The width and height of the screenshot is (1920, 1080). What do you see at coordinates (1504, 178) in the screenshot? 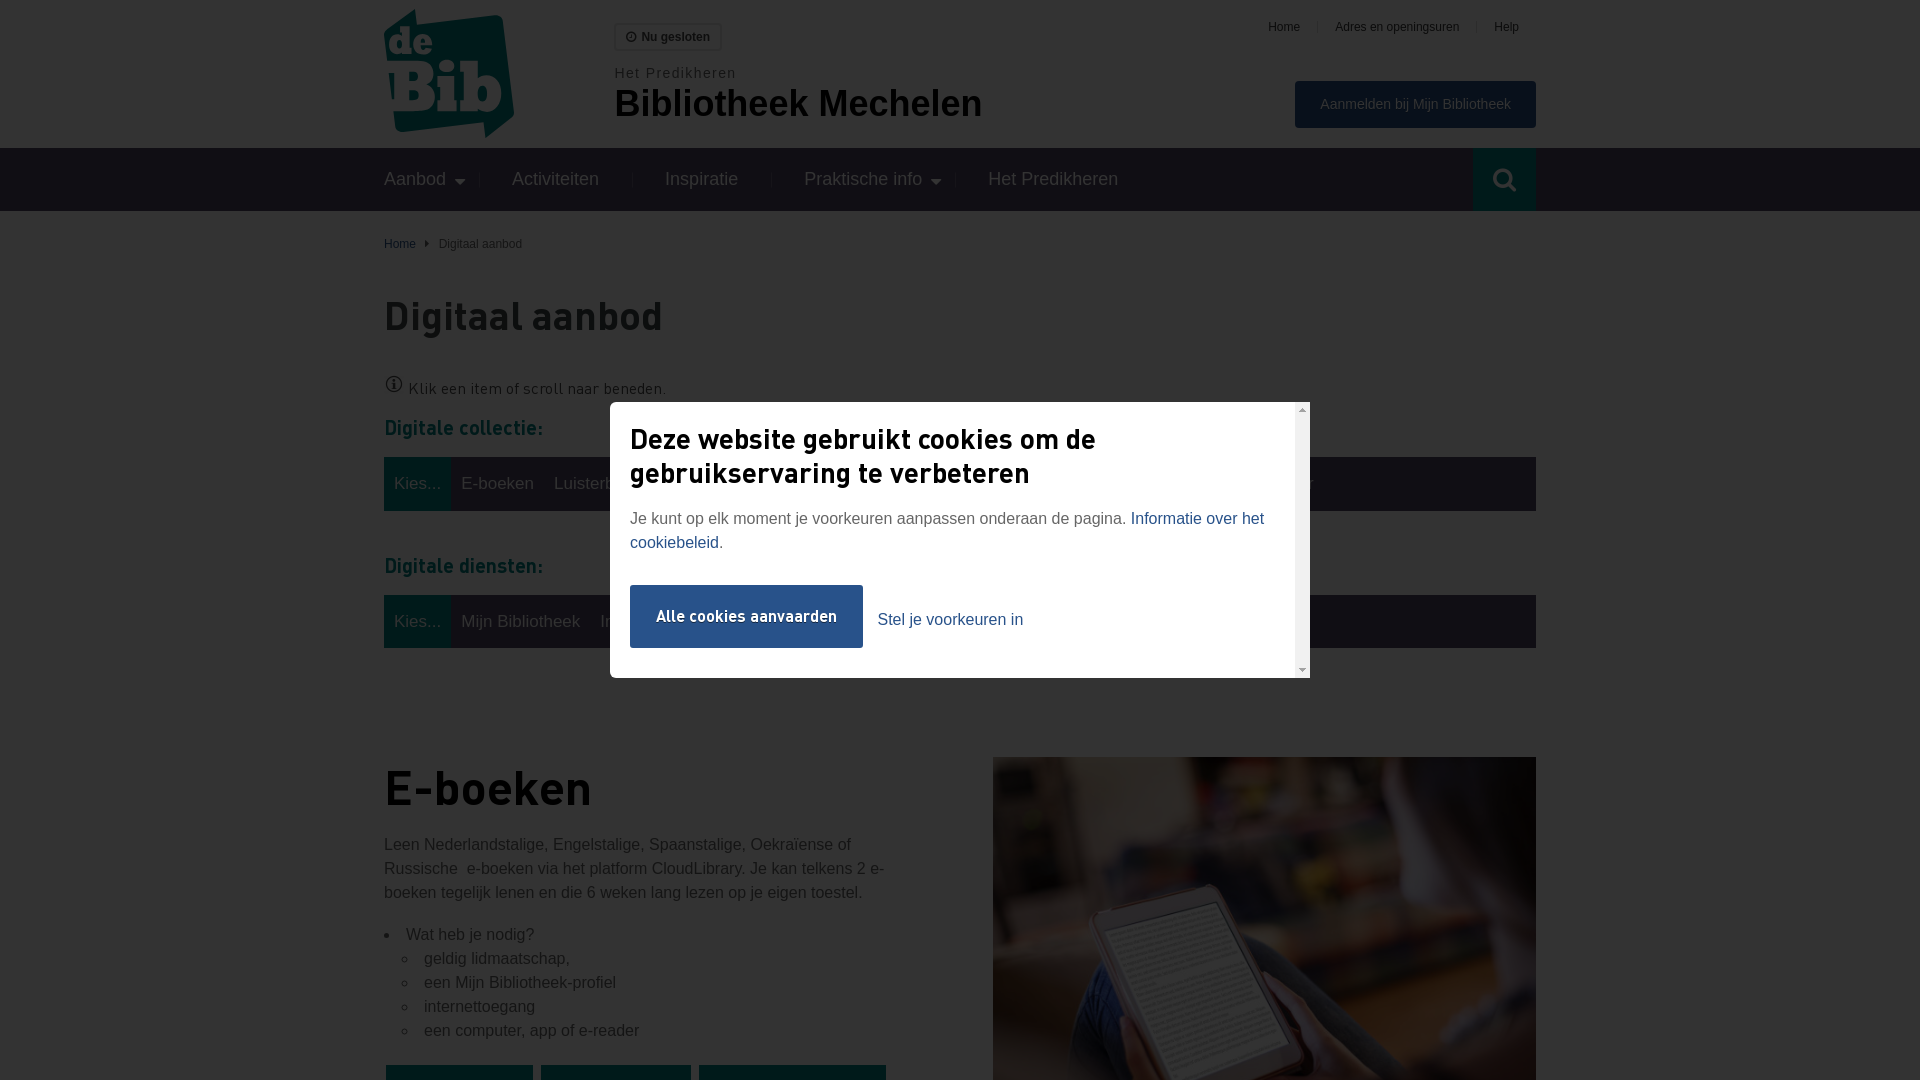
I see `'Toggle search'` at bounding box center [1504, 178].